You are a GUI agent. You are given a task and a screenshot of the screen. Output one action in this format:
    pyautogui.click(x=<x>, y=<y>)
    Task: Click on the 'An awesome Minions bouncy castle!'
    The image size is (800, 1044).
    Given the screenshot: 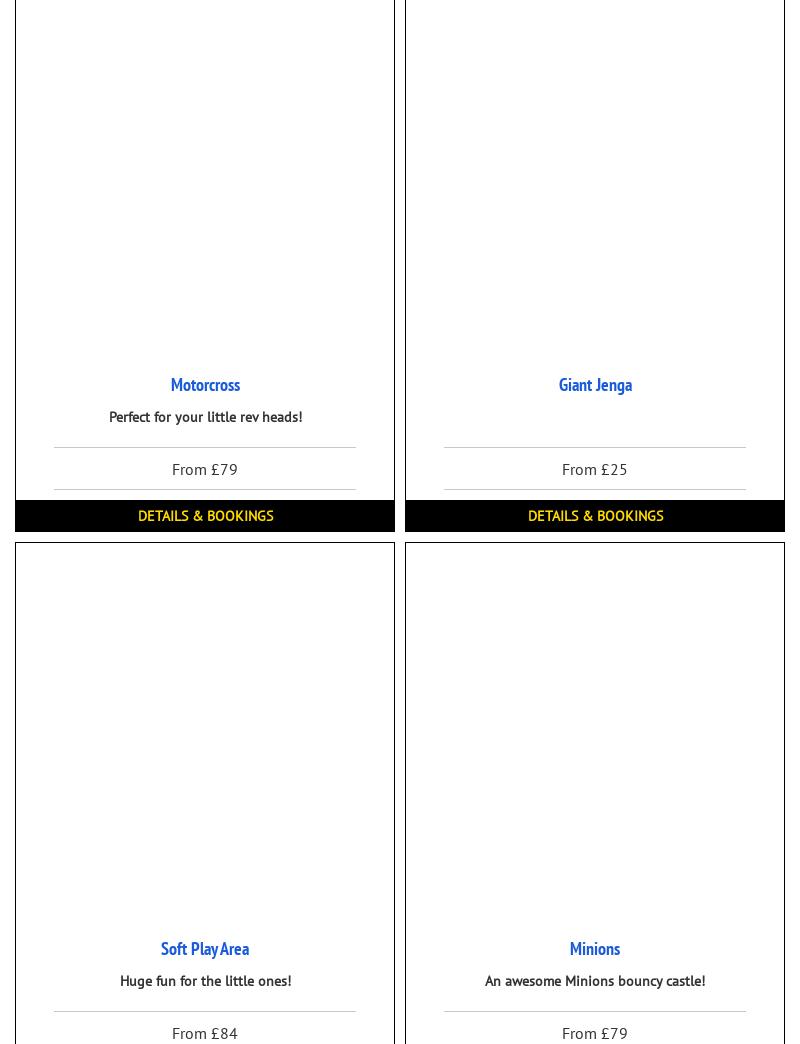 What is the action you would take?
    pyautogui.click(x=593, y=981)
    